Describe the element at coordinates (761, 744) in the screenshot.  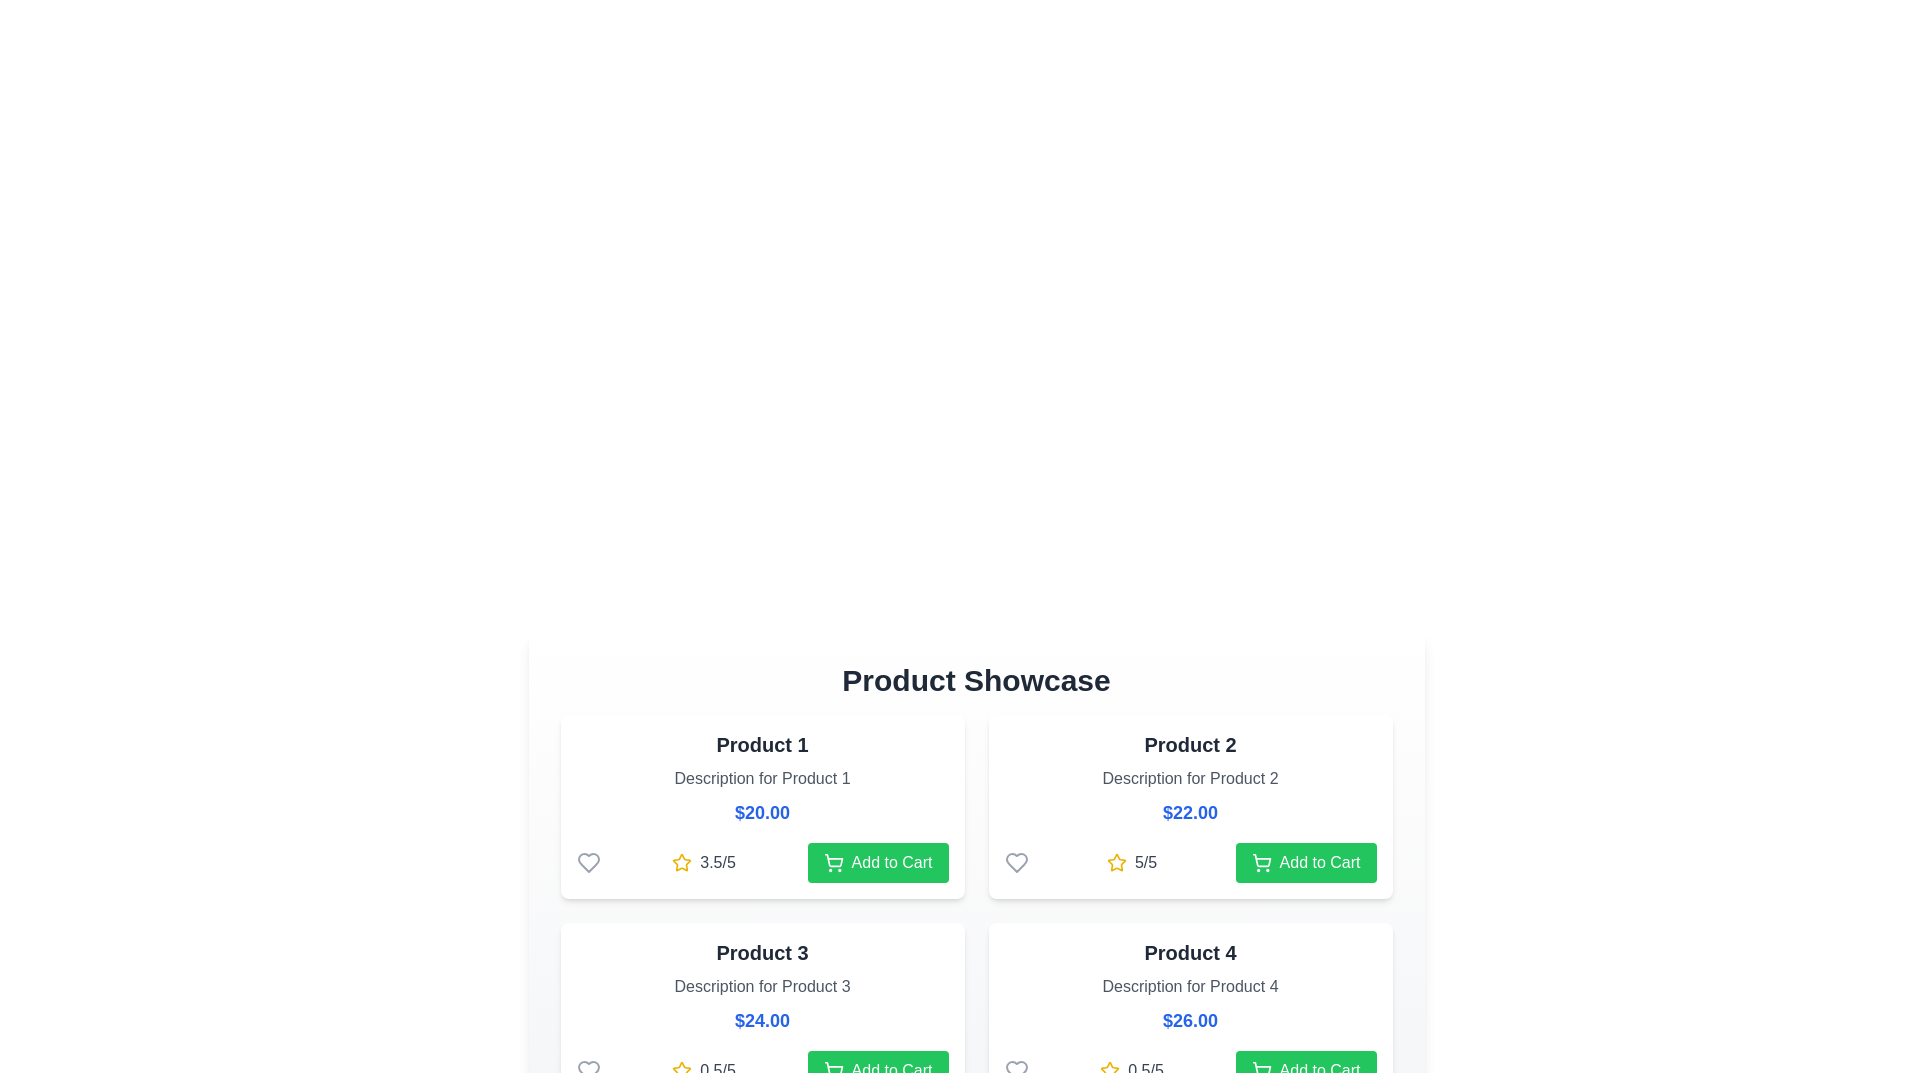
I see `the product title text label located at the top of the first product card in the 'Product Showcase', which provides key identification information` at that location.